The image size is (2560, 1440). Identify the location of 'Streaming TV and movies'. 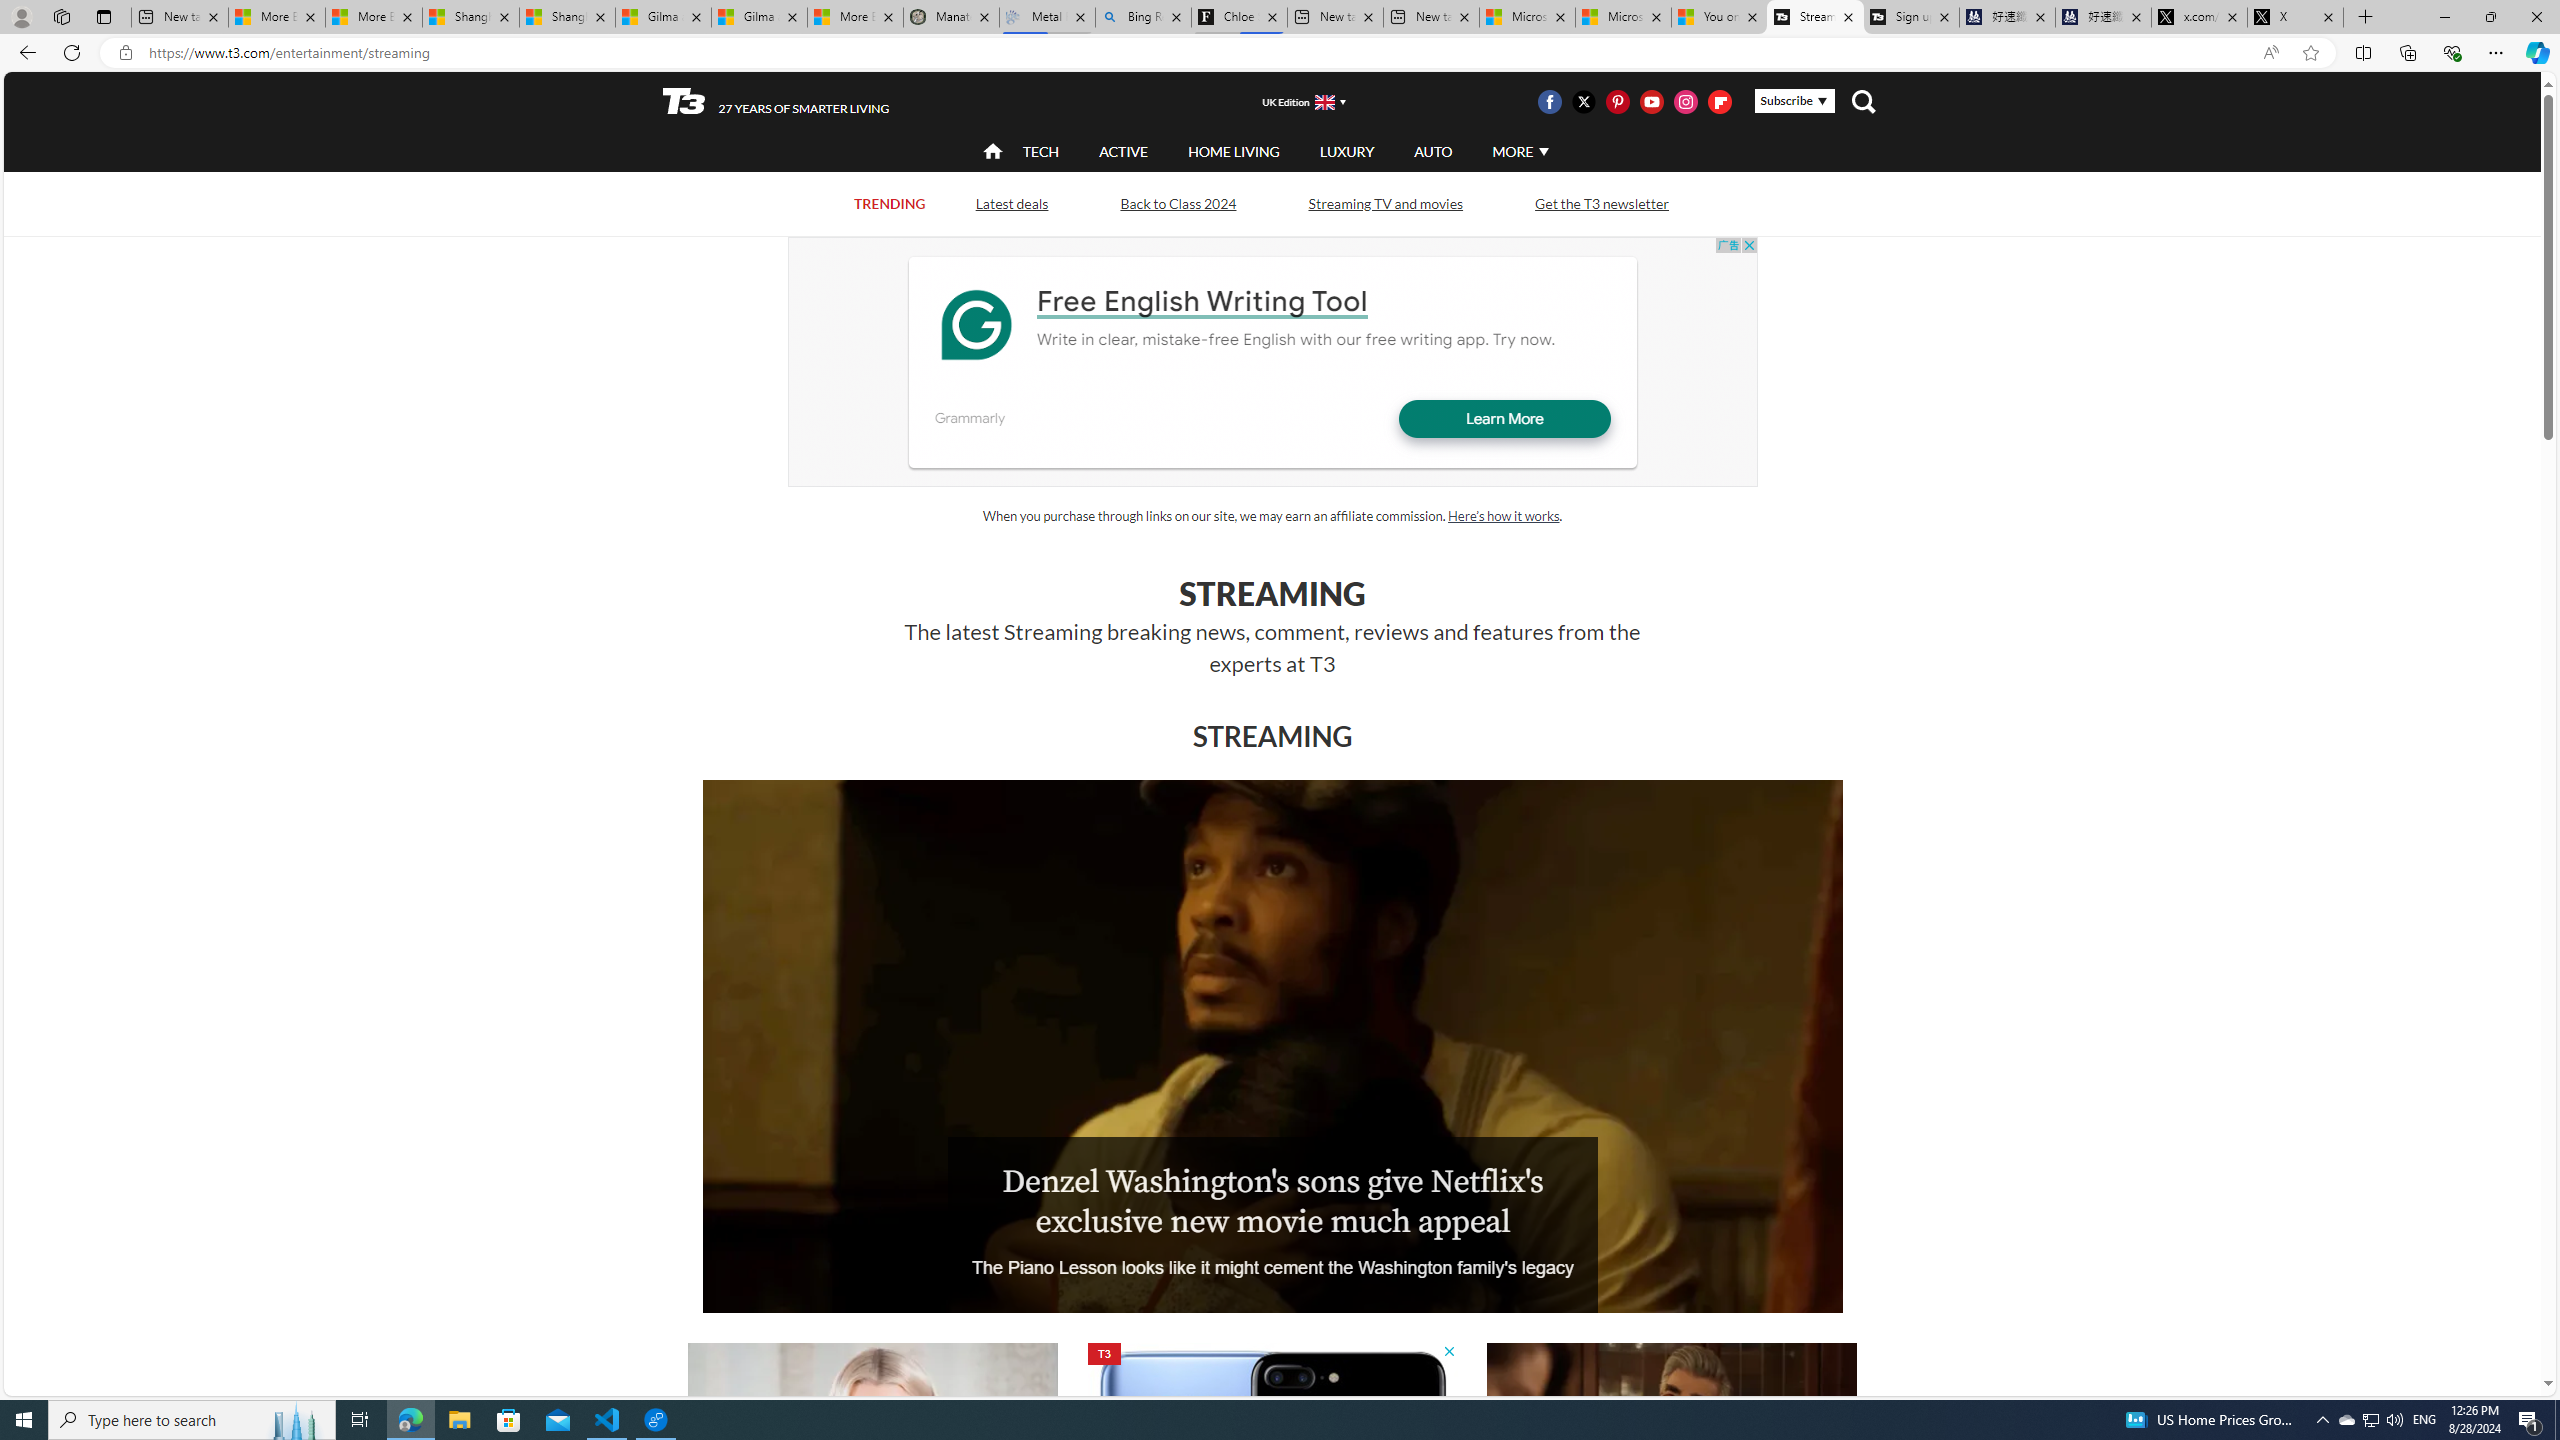
(1385, 202).